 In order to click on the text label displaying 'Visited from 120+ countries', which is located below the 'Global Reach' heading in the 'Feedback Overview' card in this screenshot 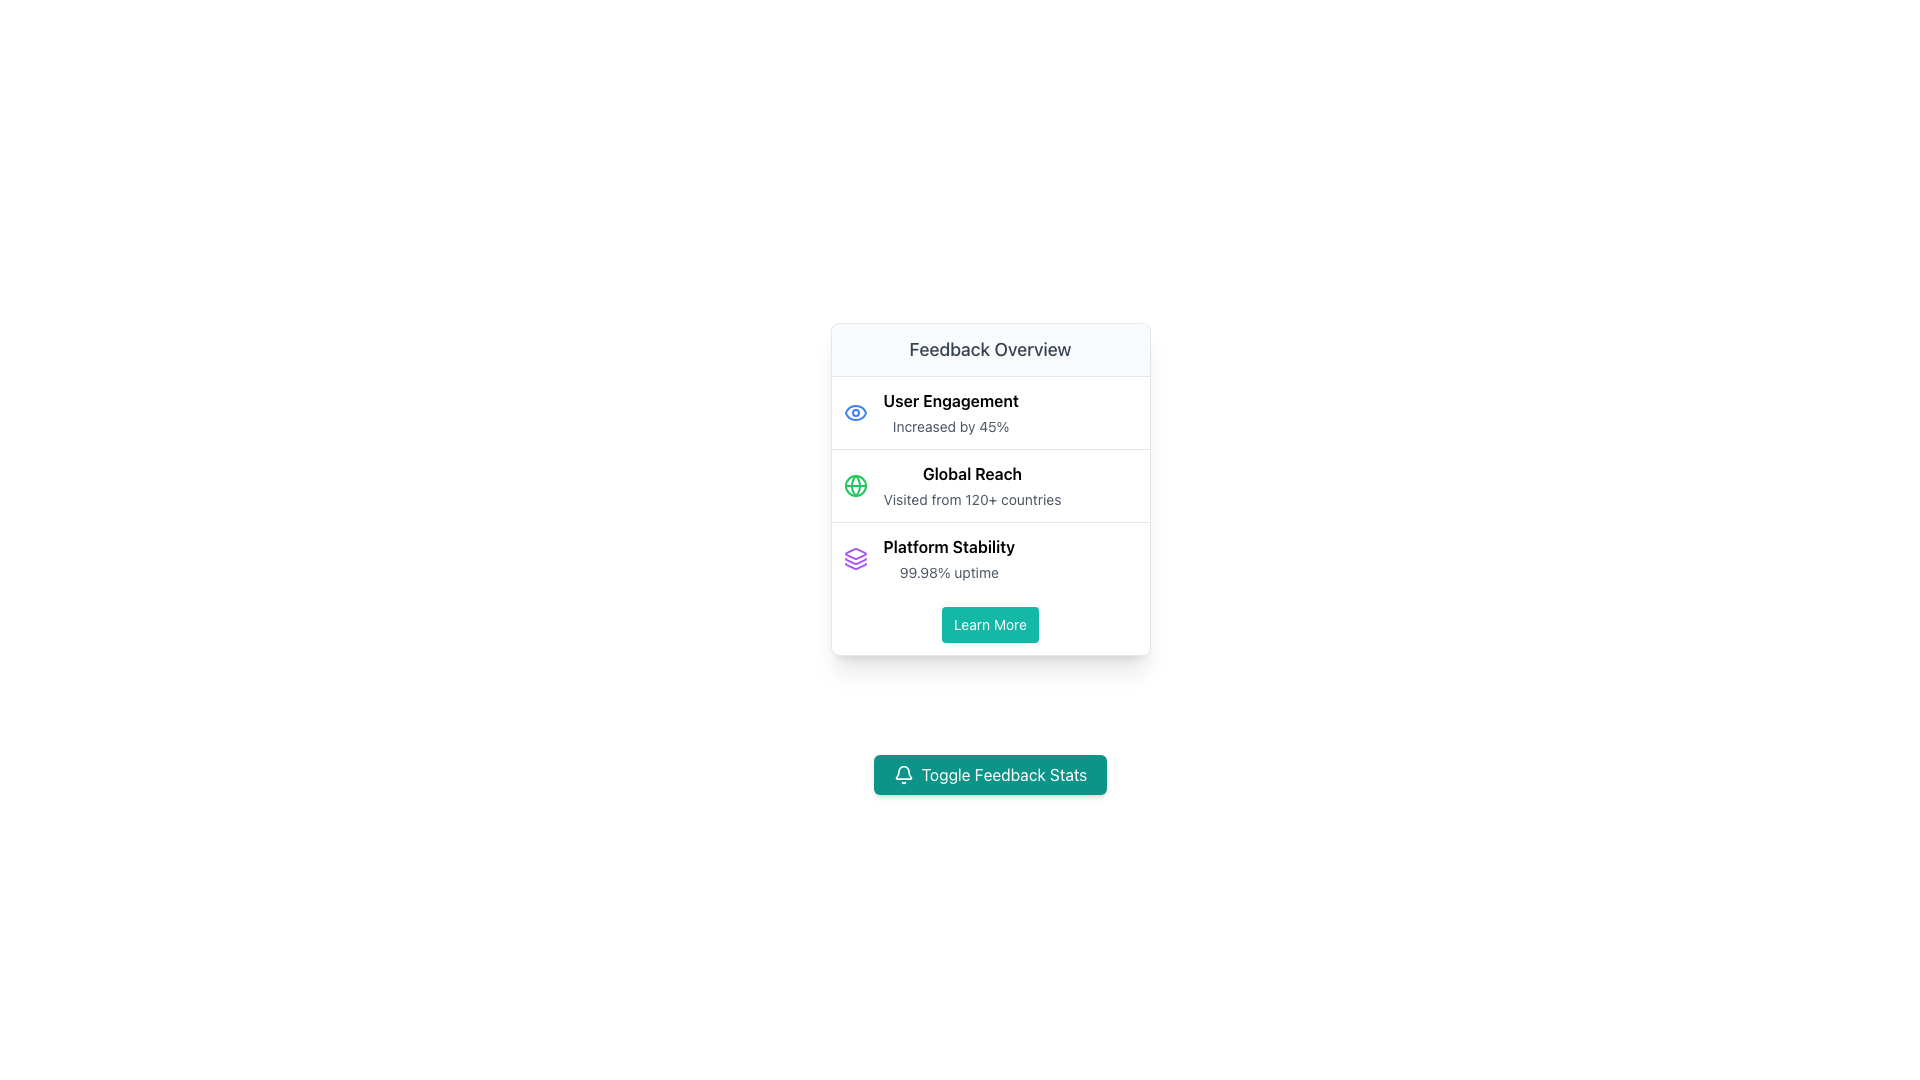, I will do `click(972, 499)`.